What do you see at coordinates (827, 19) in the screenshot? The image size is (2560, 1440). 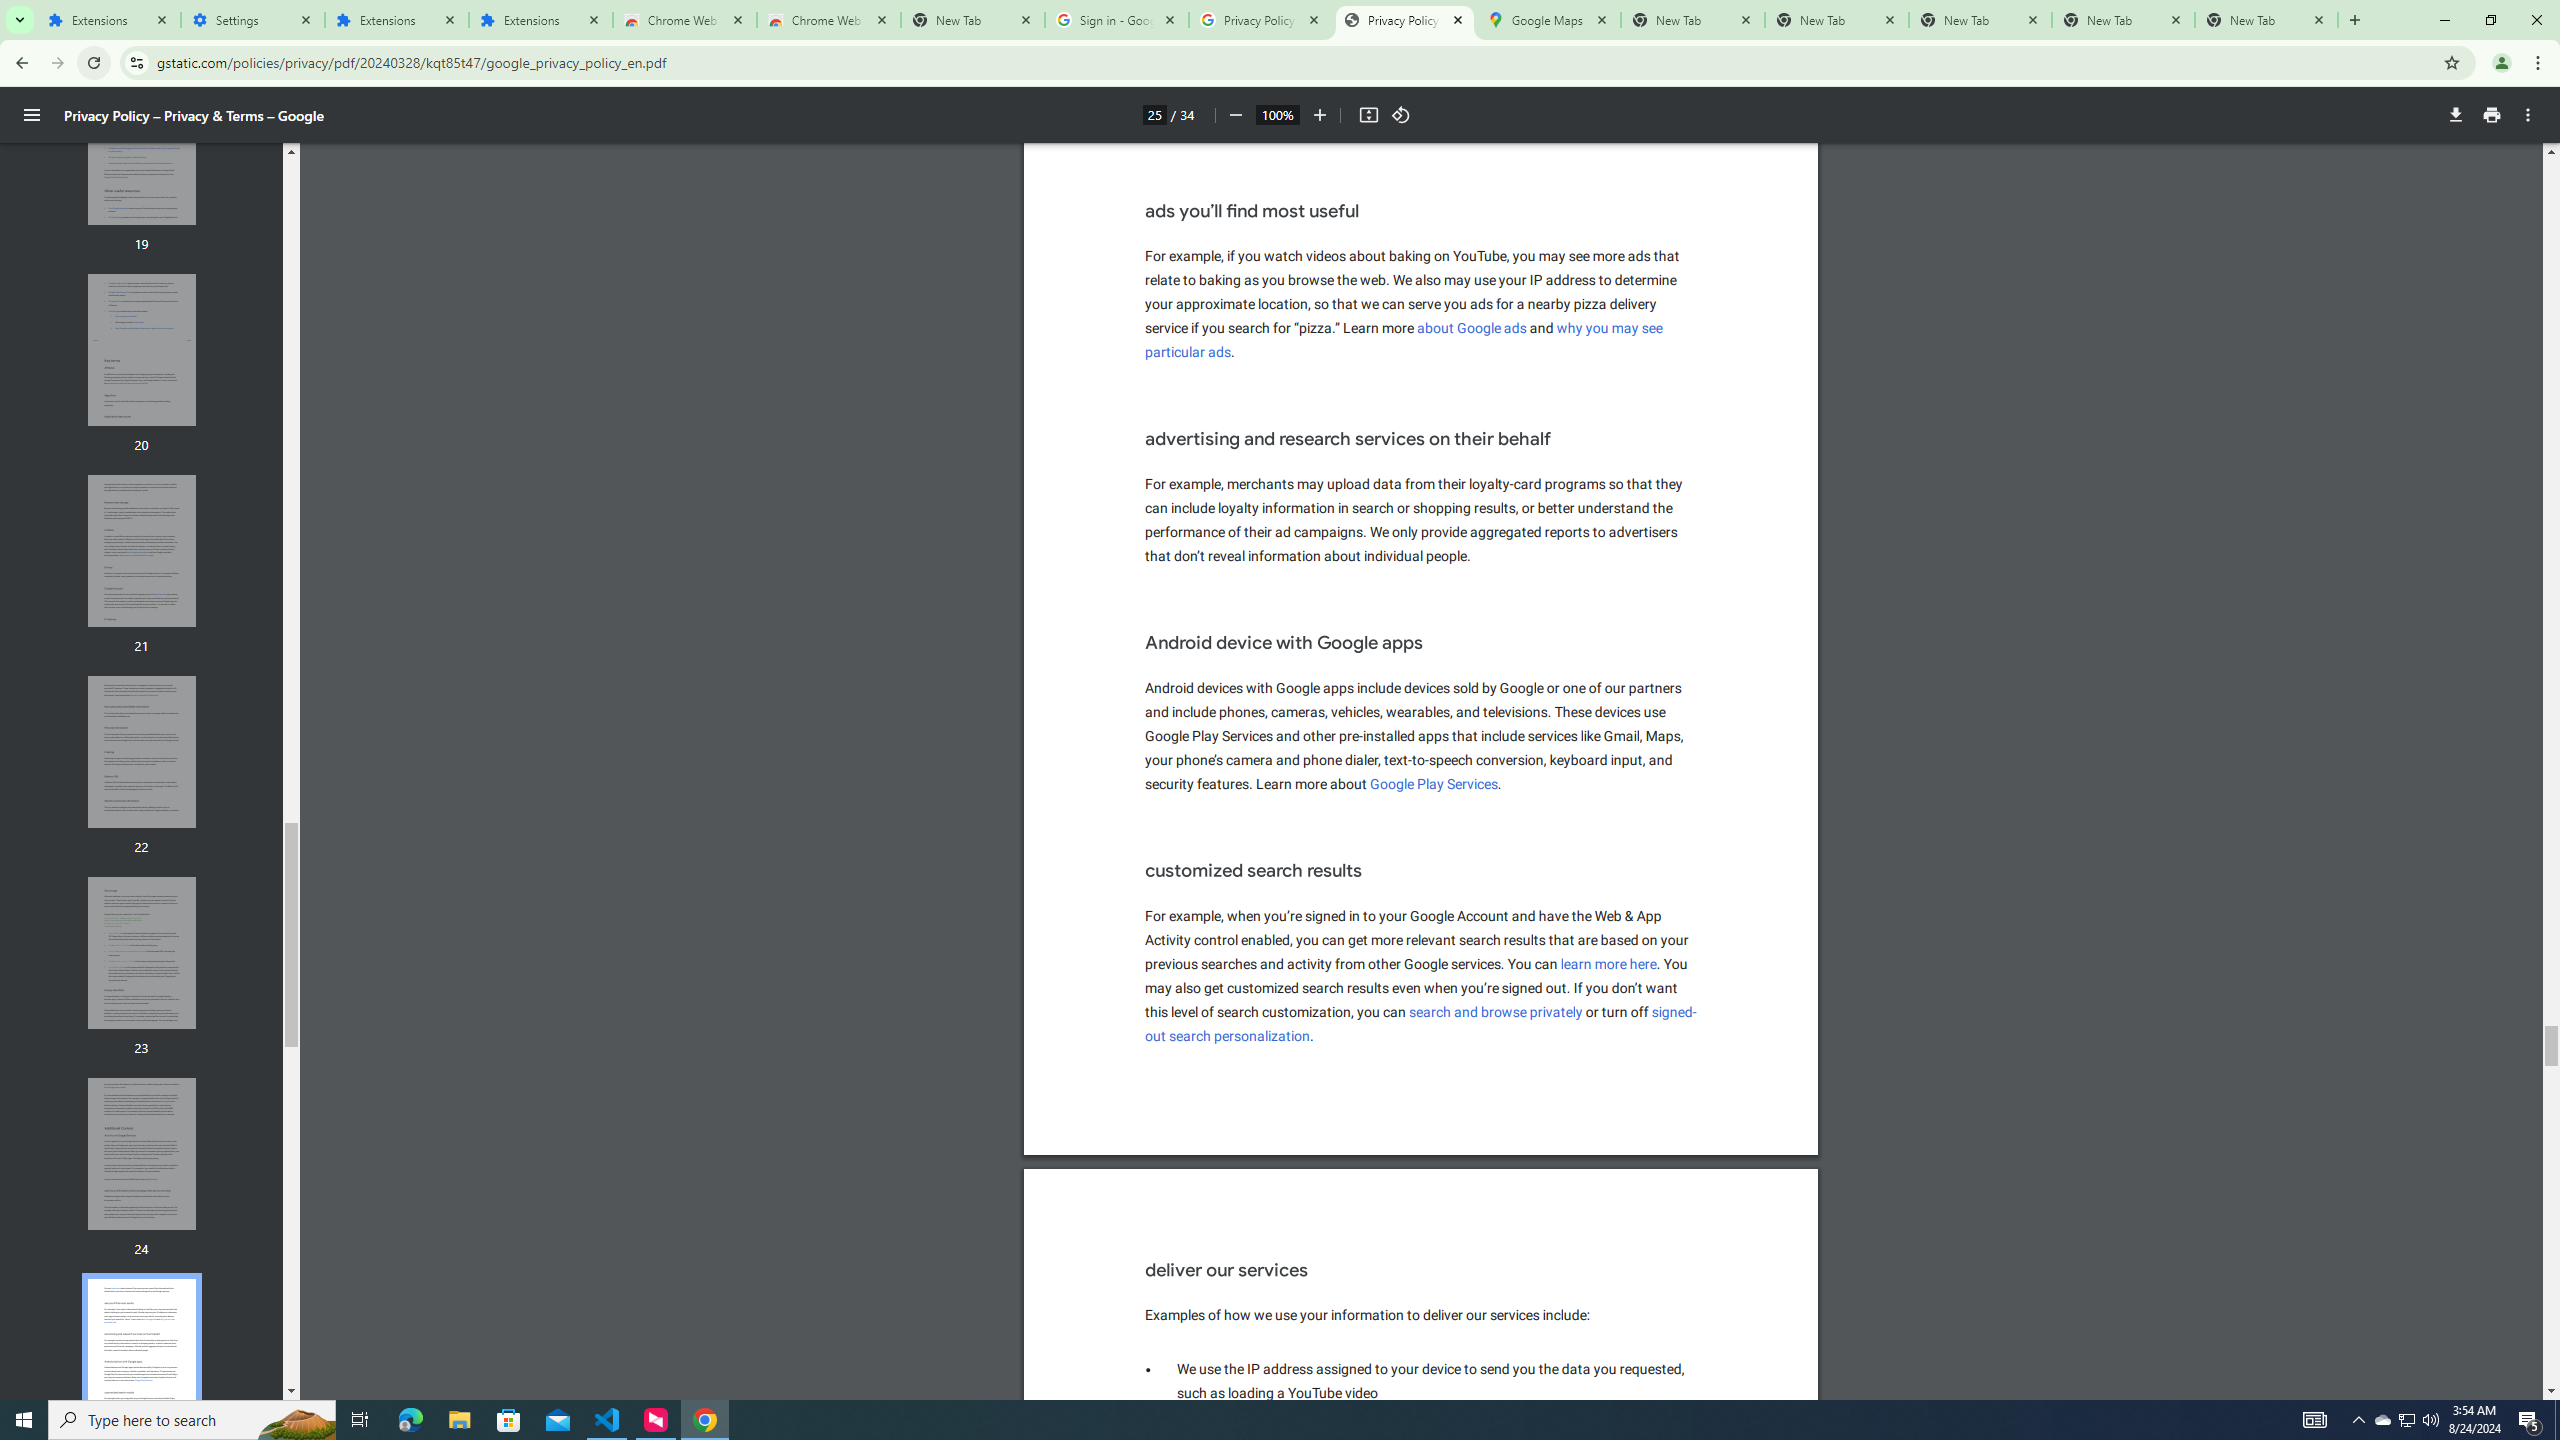 I see `'Chrome Web Store - Themes'` at bounding box center [827, 19].